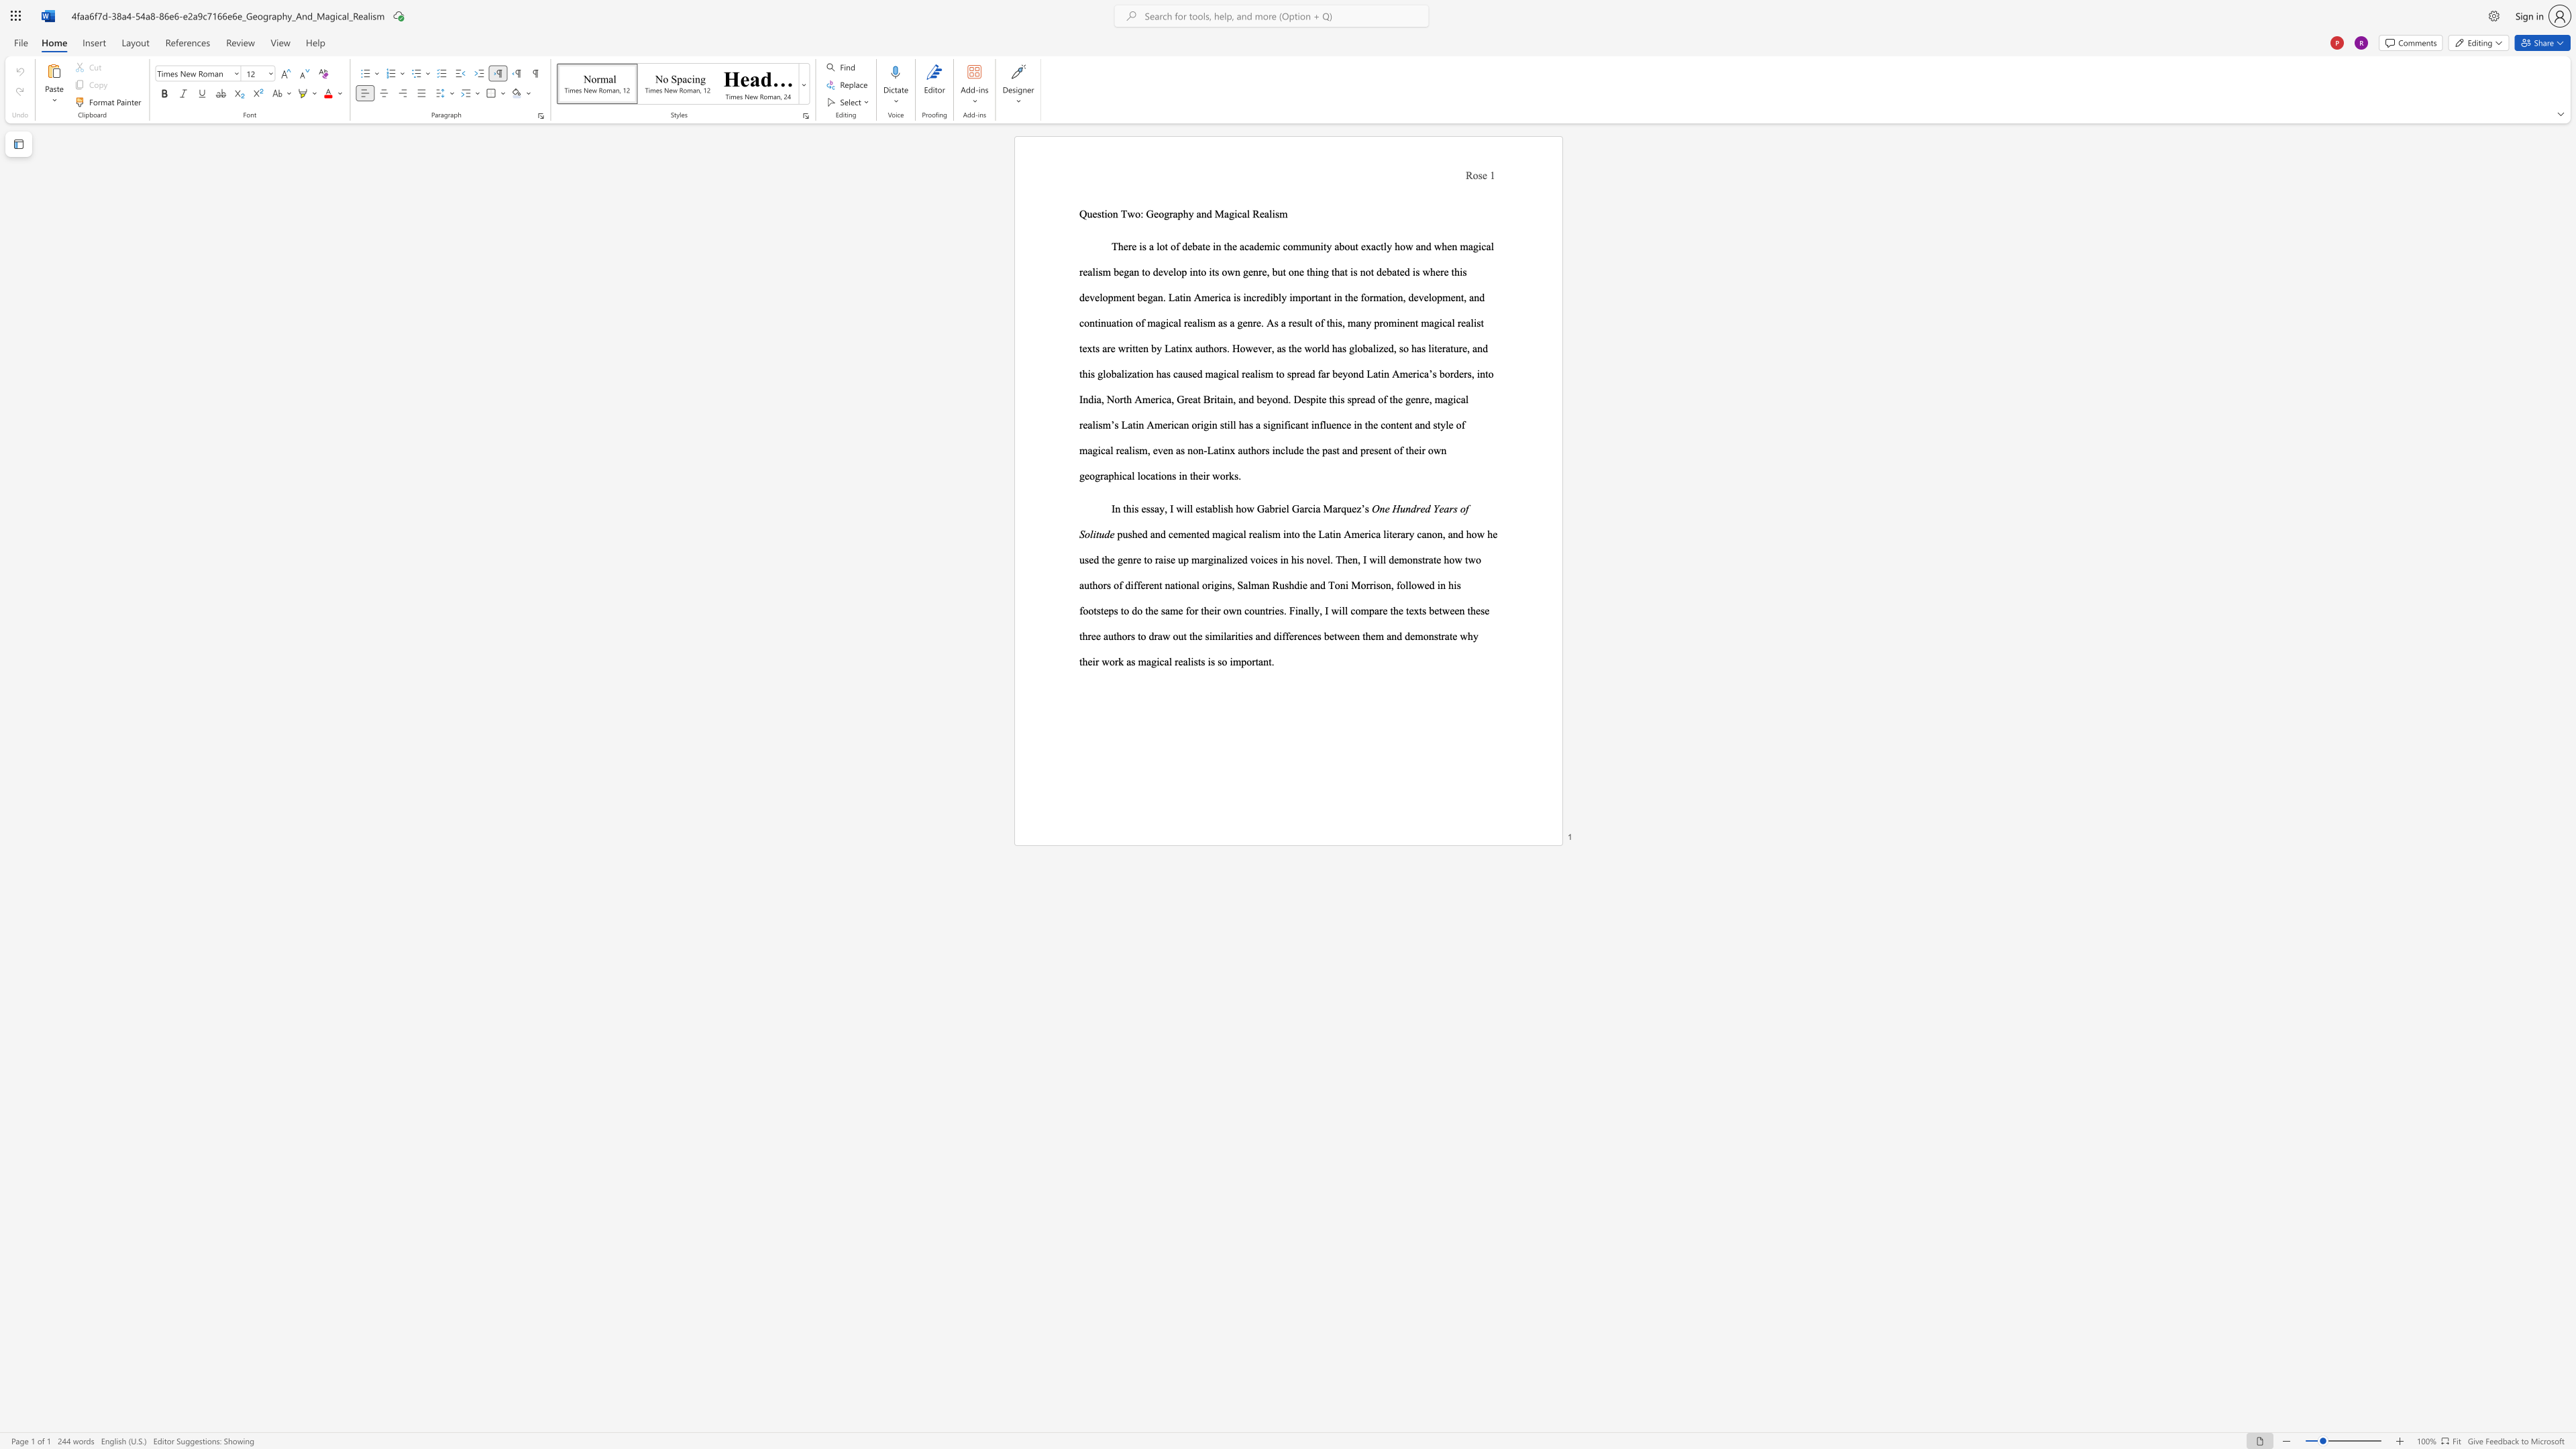 The width and height of the screenshot is (2576, 1449). Describe the element at coordinates (1308, 449) in the screenshot. I see `the subset text "he past and present of their own g" within the text "in the content and style of magical realism, even as non-Latinx authors include the past and present of their own geographical locations in their works."` at that location.